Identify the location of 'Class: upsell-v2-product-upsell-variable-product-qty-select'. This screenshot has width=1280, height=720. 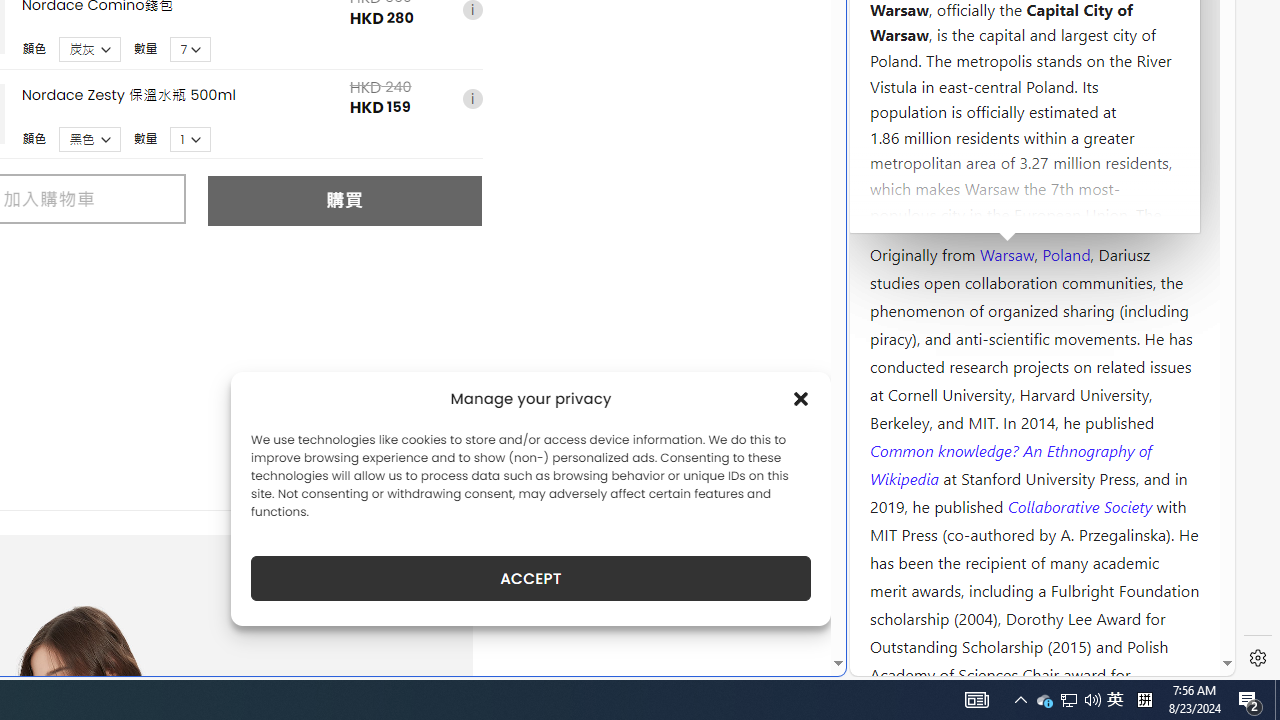
(191, 138).